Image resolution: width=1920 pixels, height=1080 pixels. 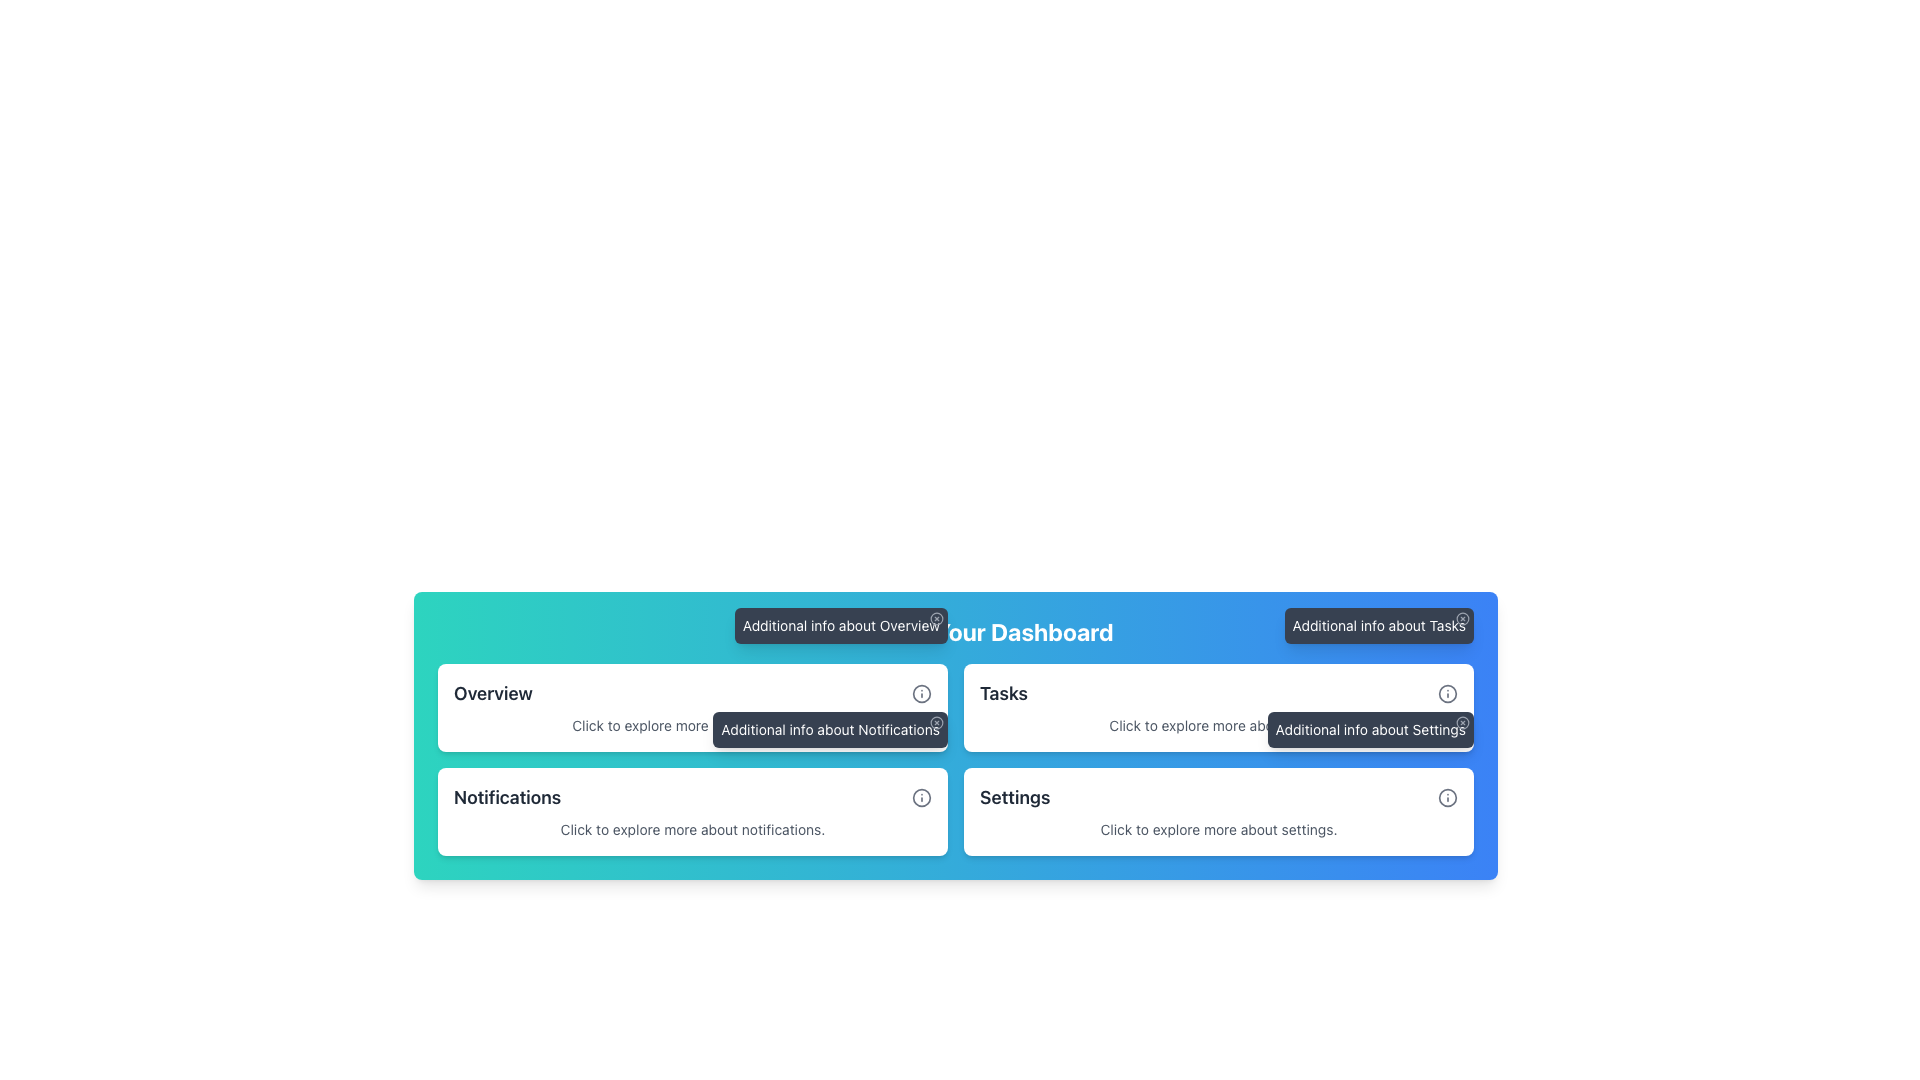 What do you see at coordinates (935, 722) in the screenshot?
I see `the Close button located in the top-right corner of the 'Additional info about Notifications' tooltip` at bounding box center [935, 722].